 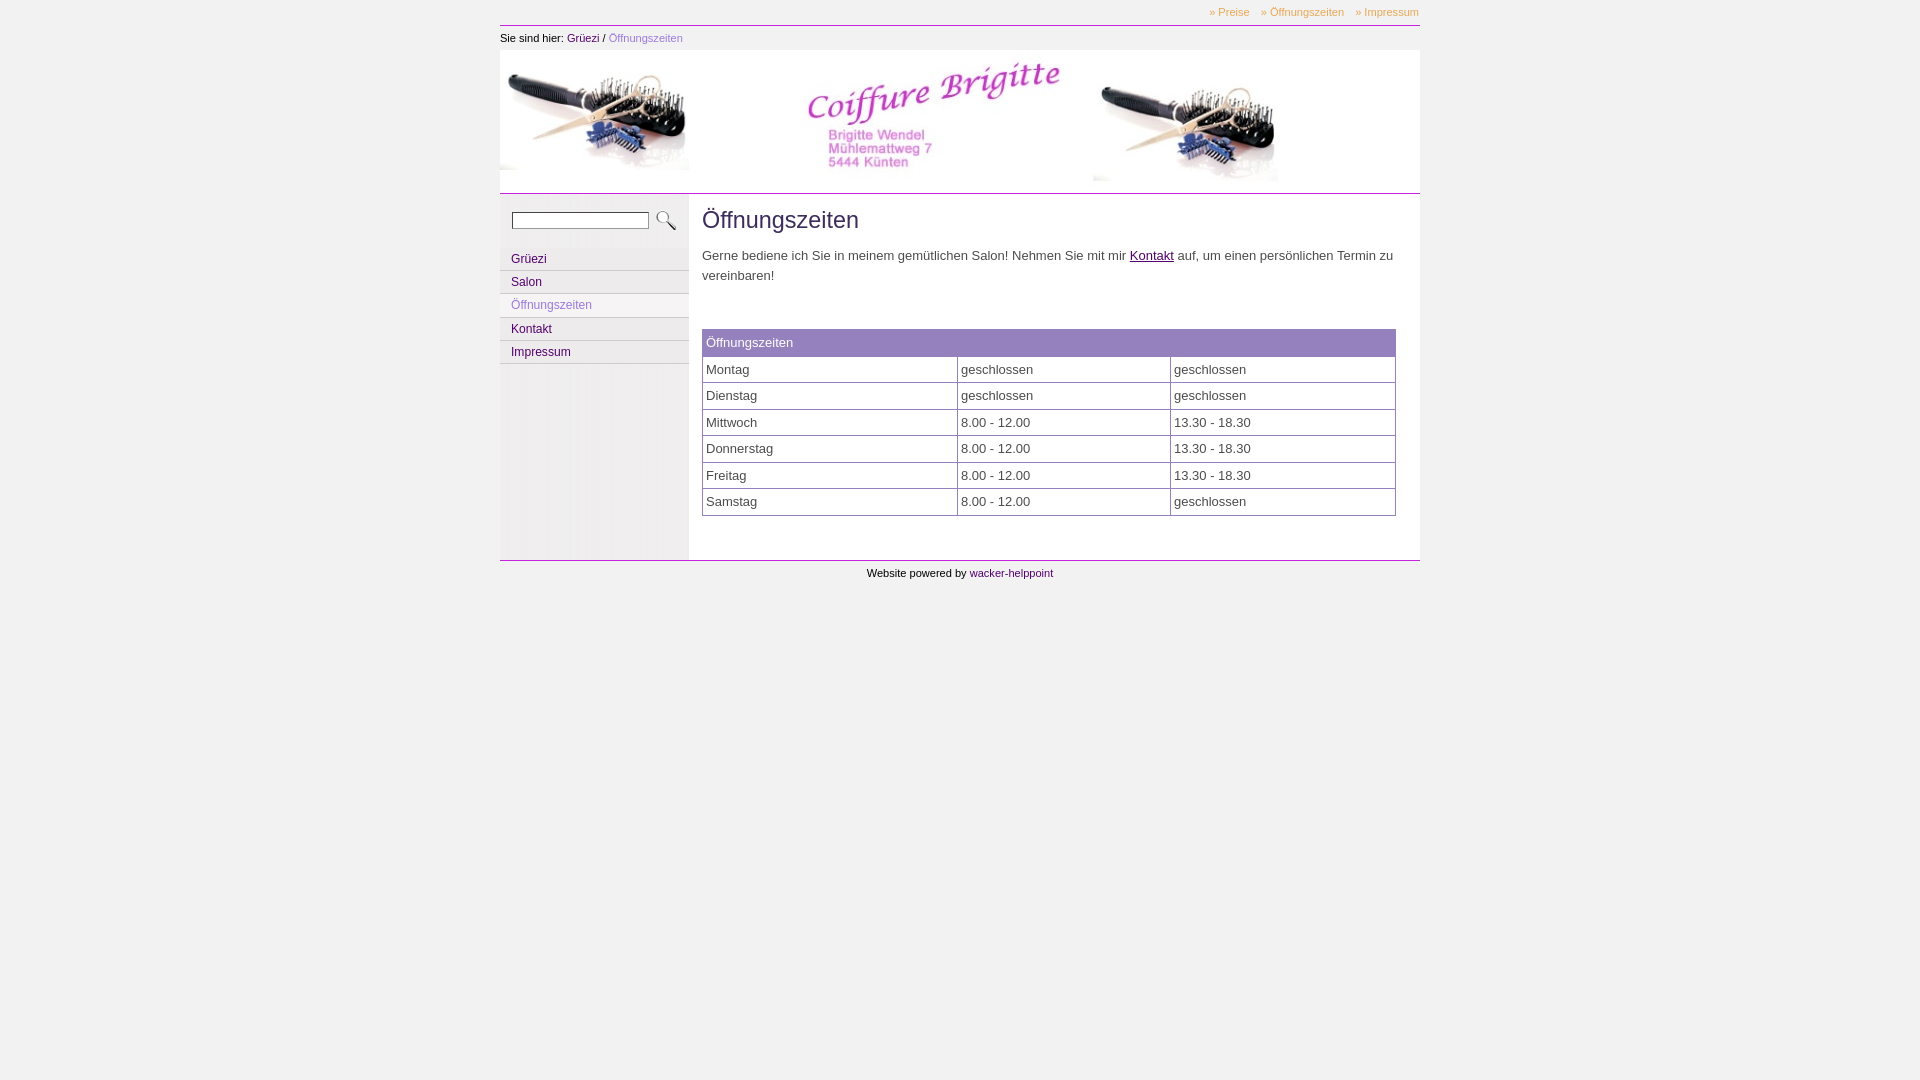 What do you see at coordinates (593, 281) in the screenshot?
I see `'Salon'` at bounding box center [593, 281].